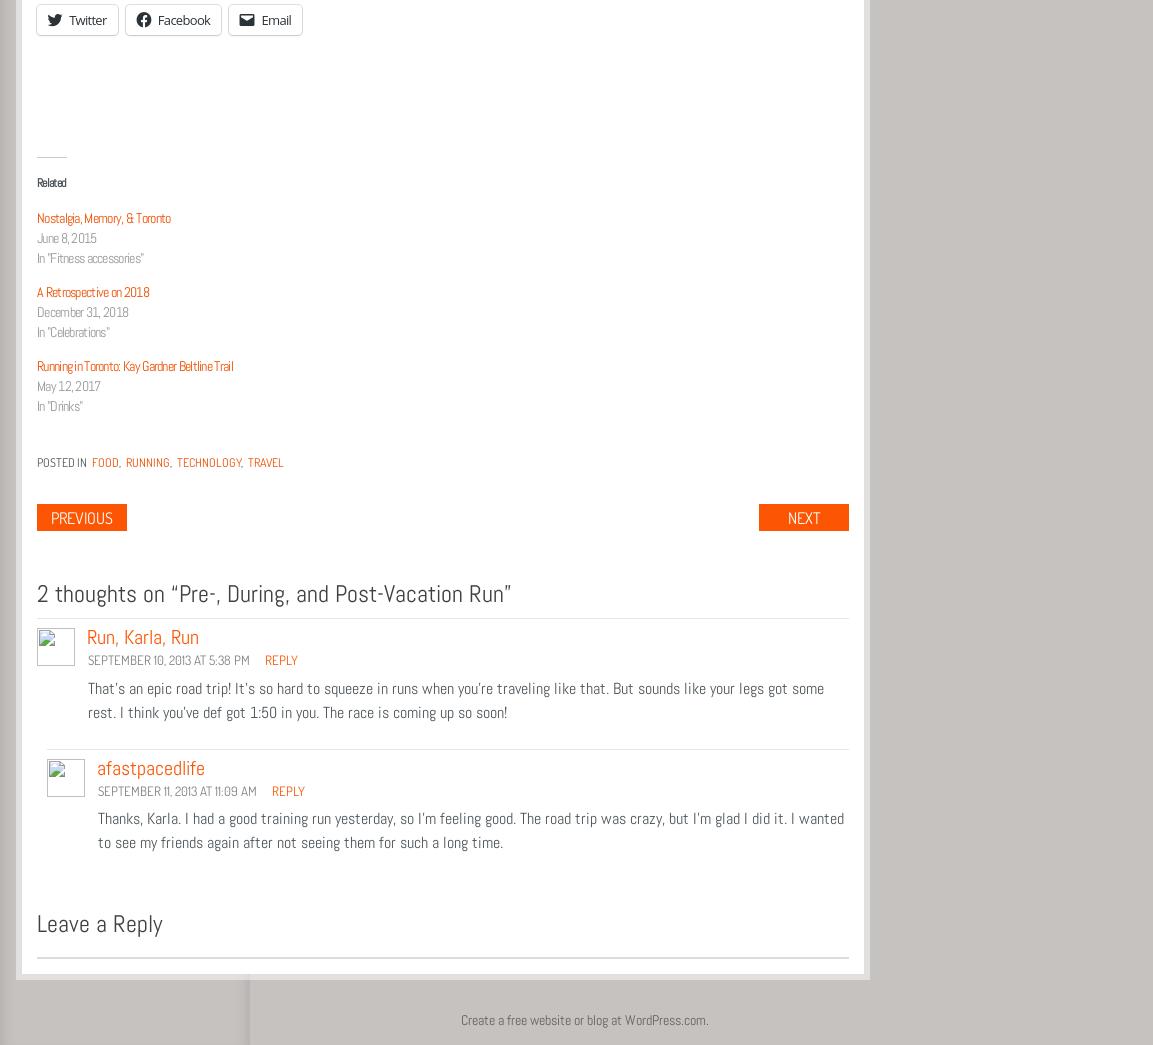 The image size is (1153, 1045). What do you see at coordinates (141, 558) in the screenshot?
I see `'Post navigation'` at bounding box center [141, 558].